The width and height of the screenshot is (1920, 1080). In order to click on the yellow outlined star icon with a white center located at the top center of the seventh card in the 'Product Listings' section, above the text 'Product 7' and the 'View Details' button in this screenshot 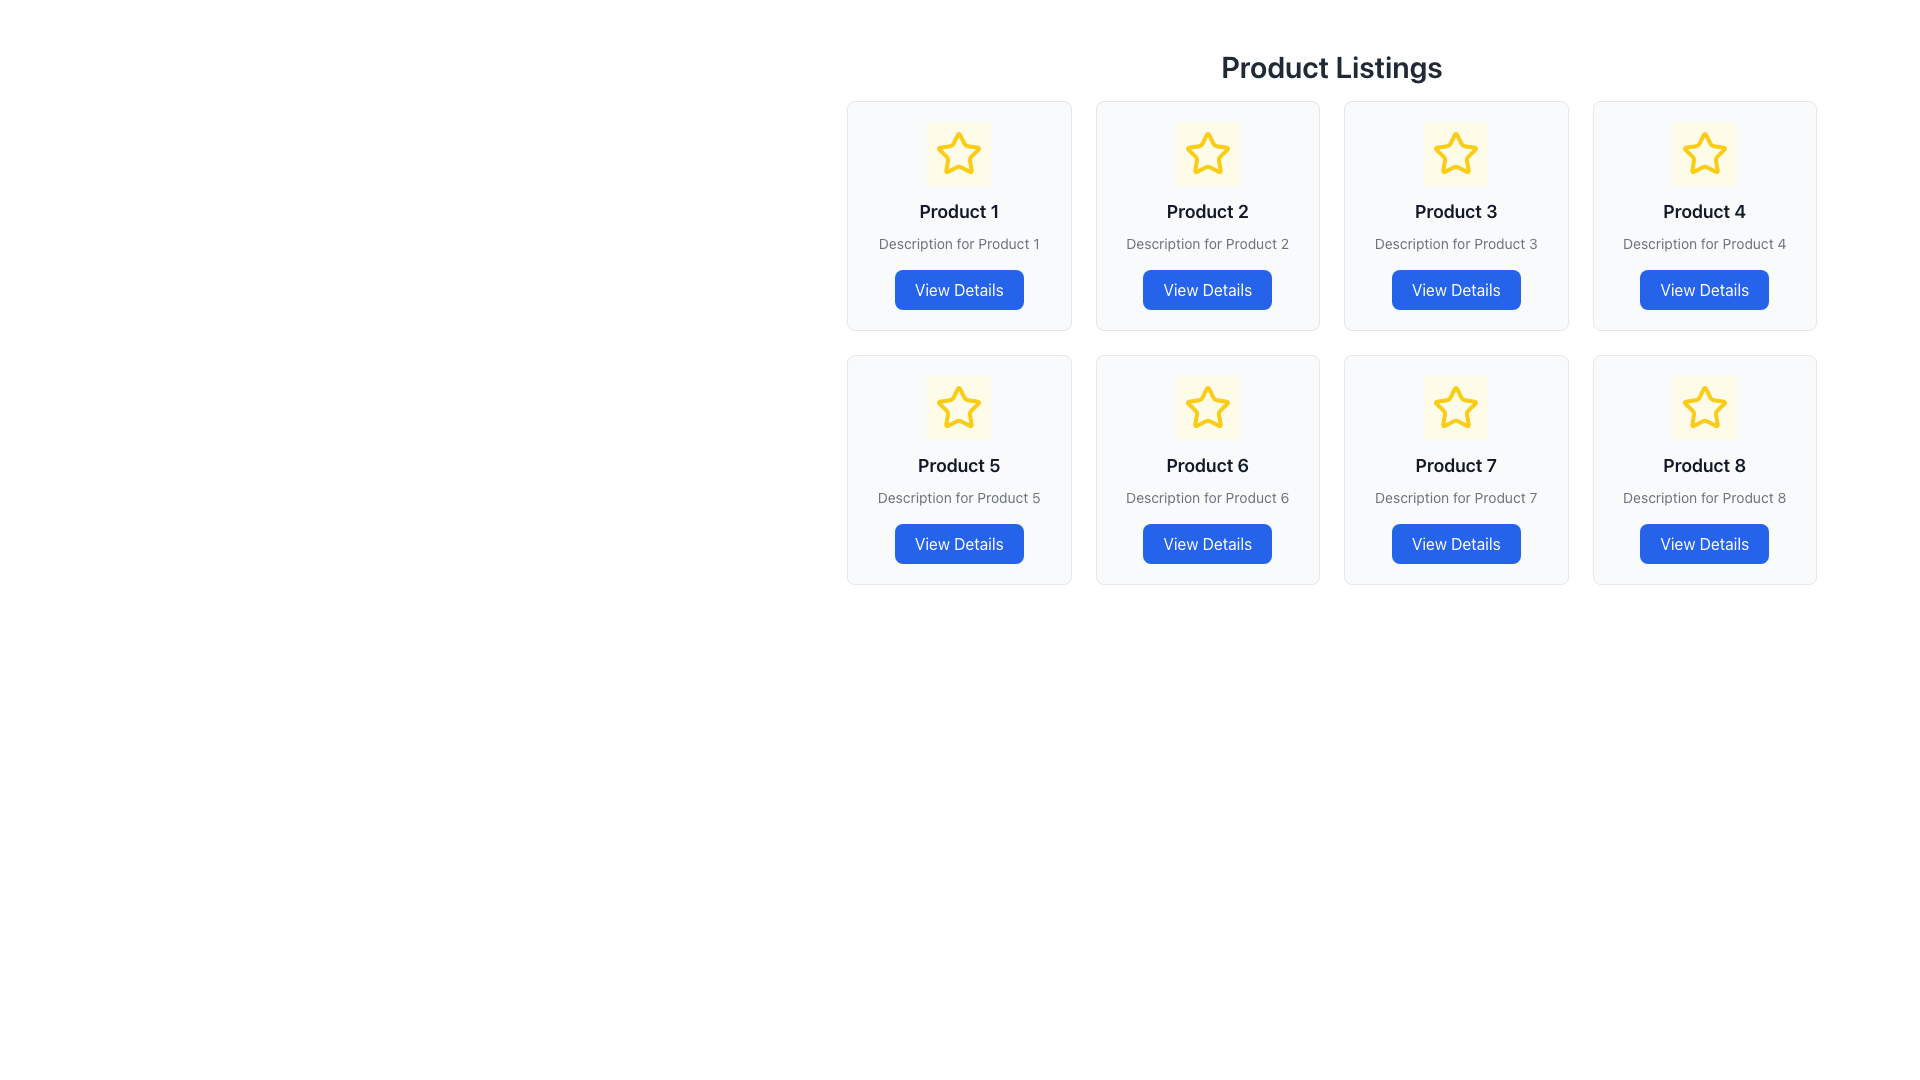, I will do `click(1456, 407)`.